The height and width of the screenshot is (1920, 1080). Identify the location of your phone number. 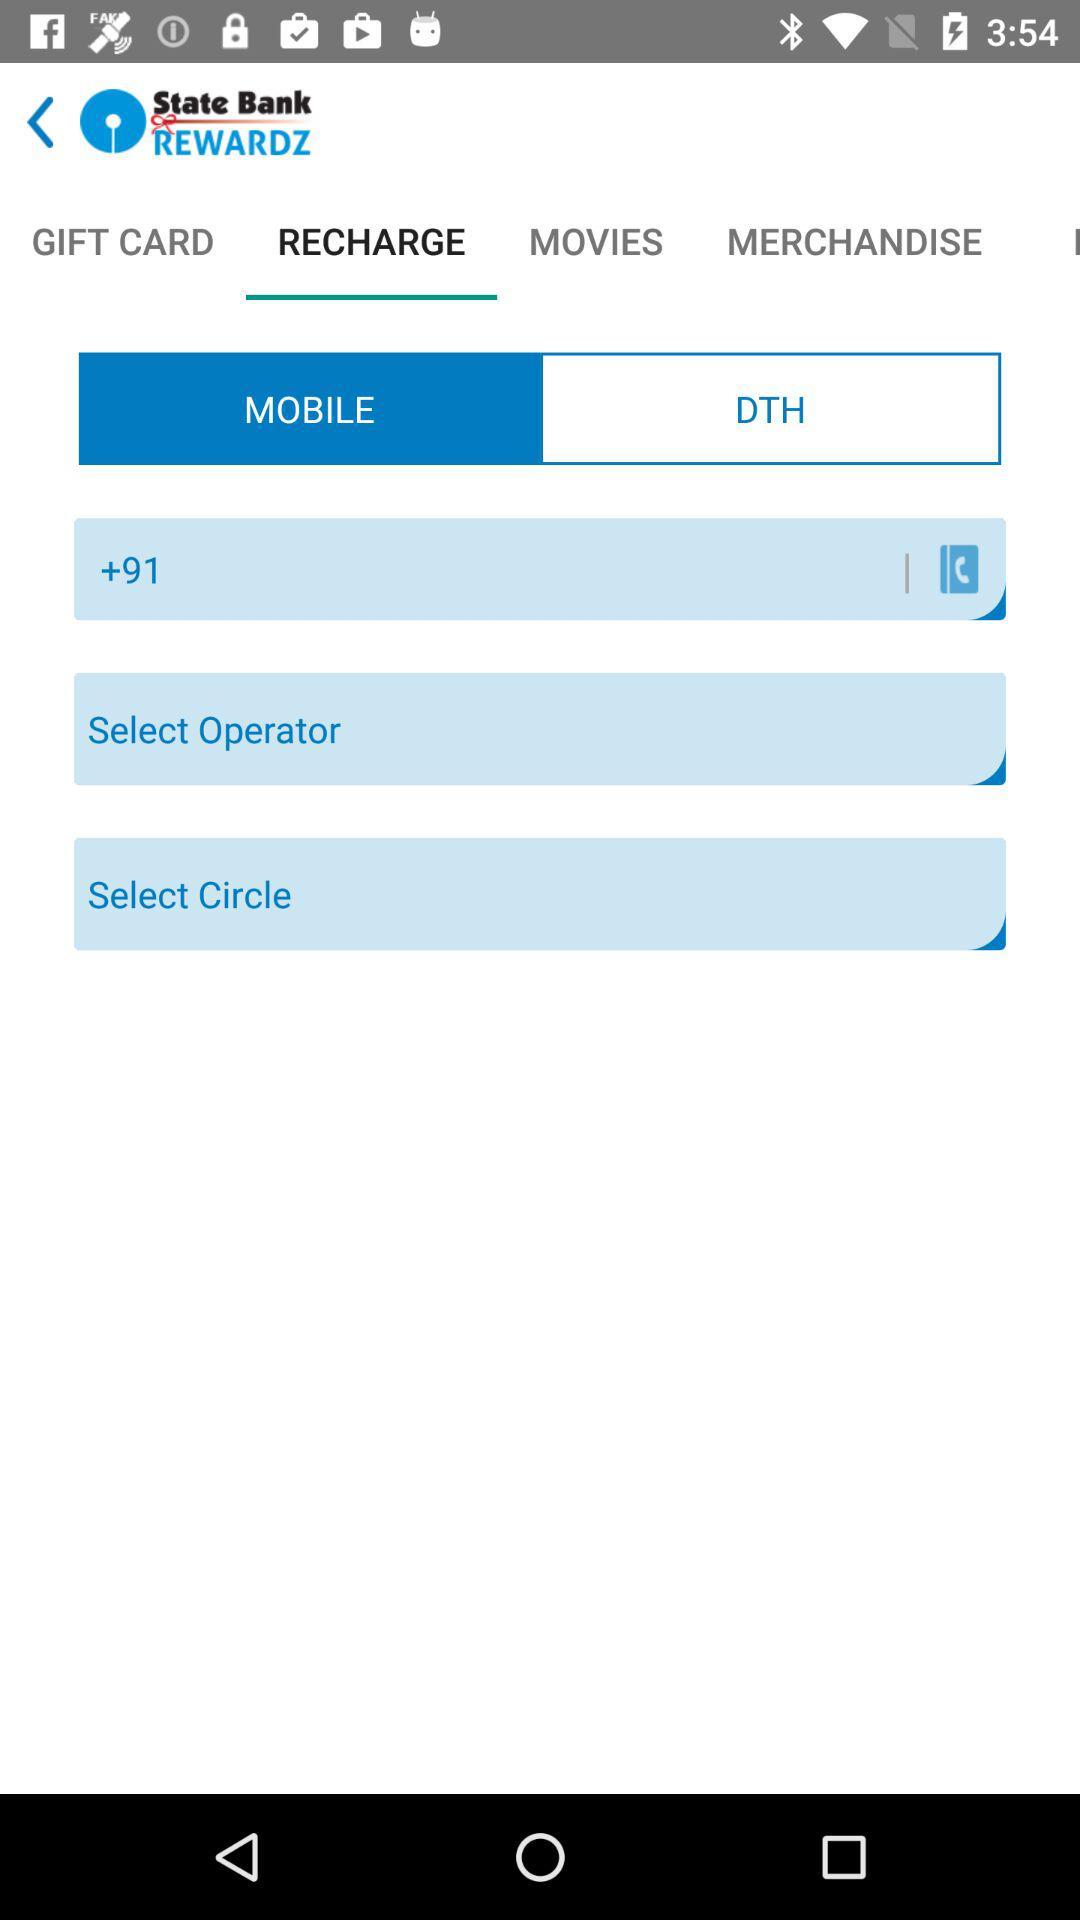
(545, 568).